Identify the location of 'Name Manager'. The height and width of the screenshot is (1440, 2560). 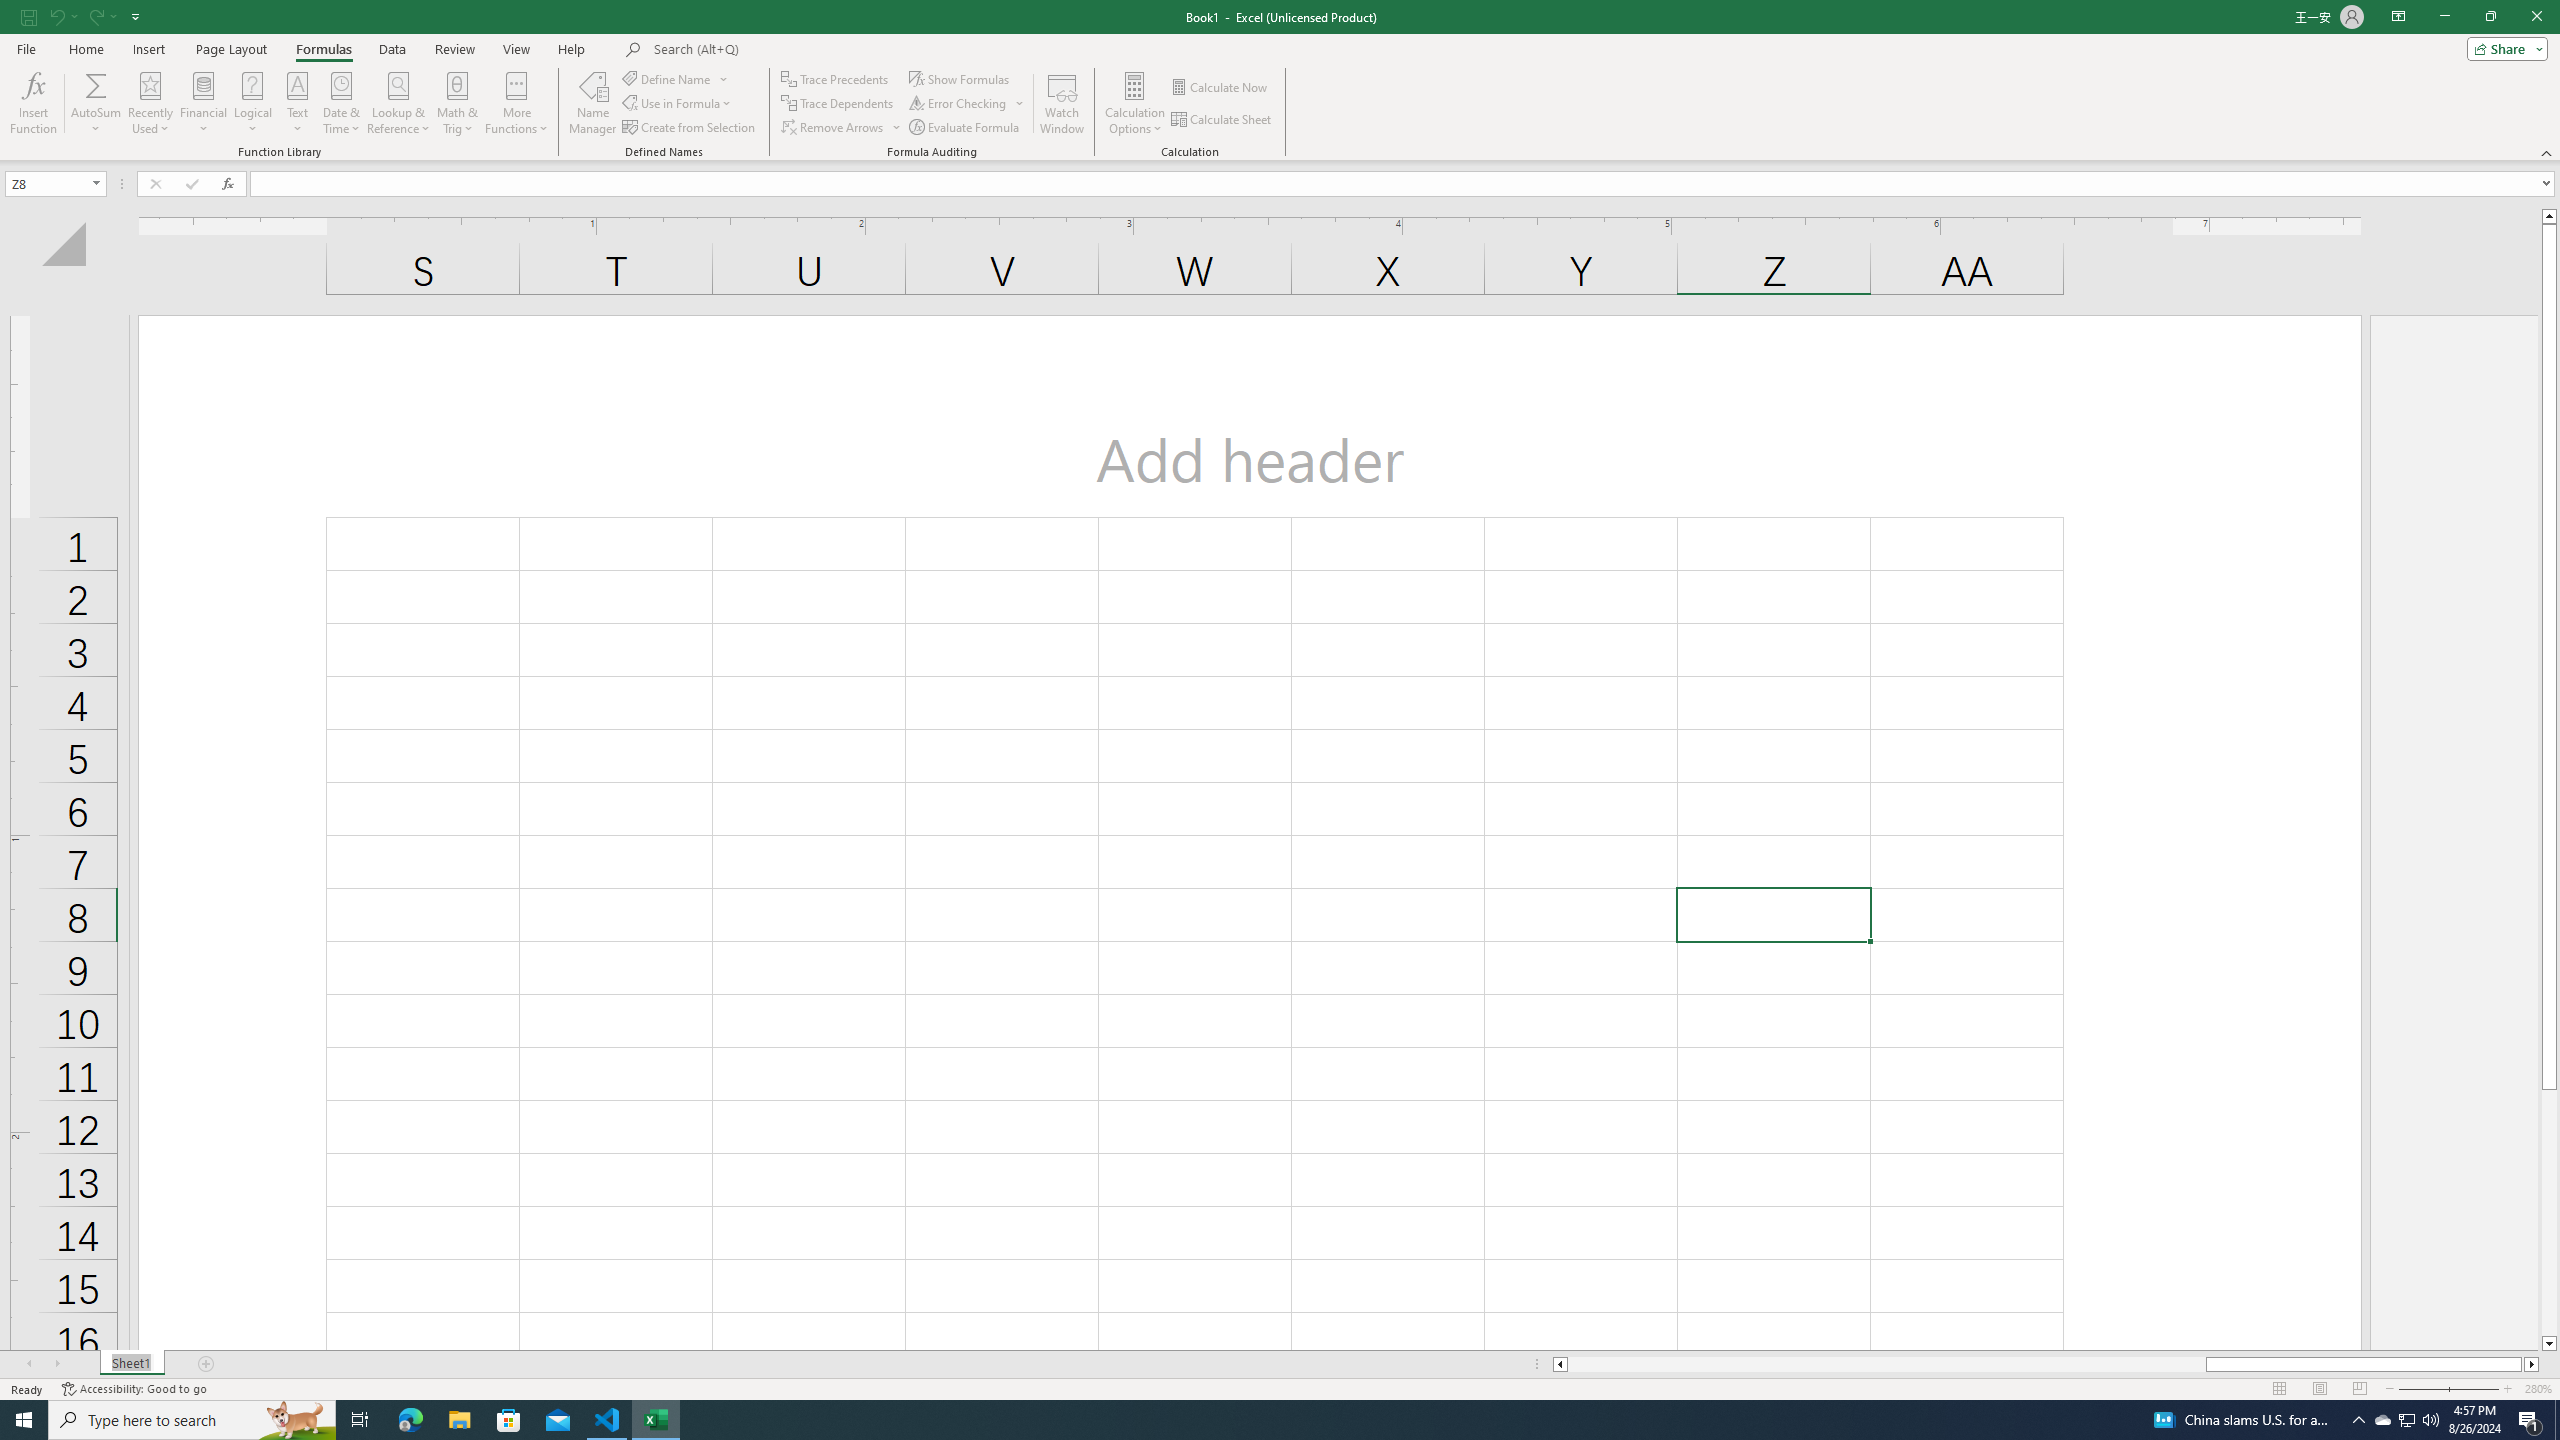
(591, 103).